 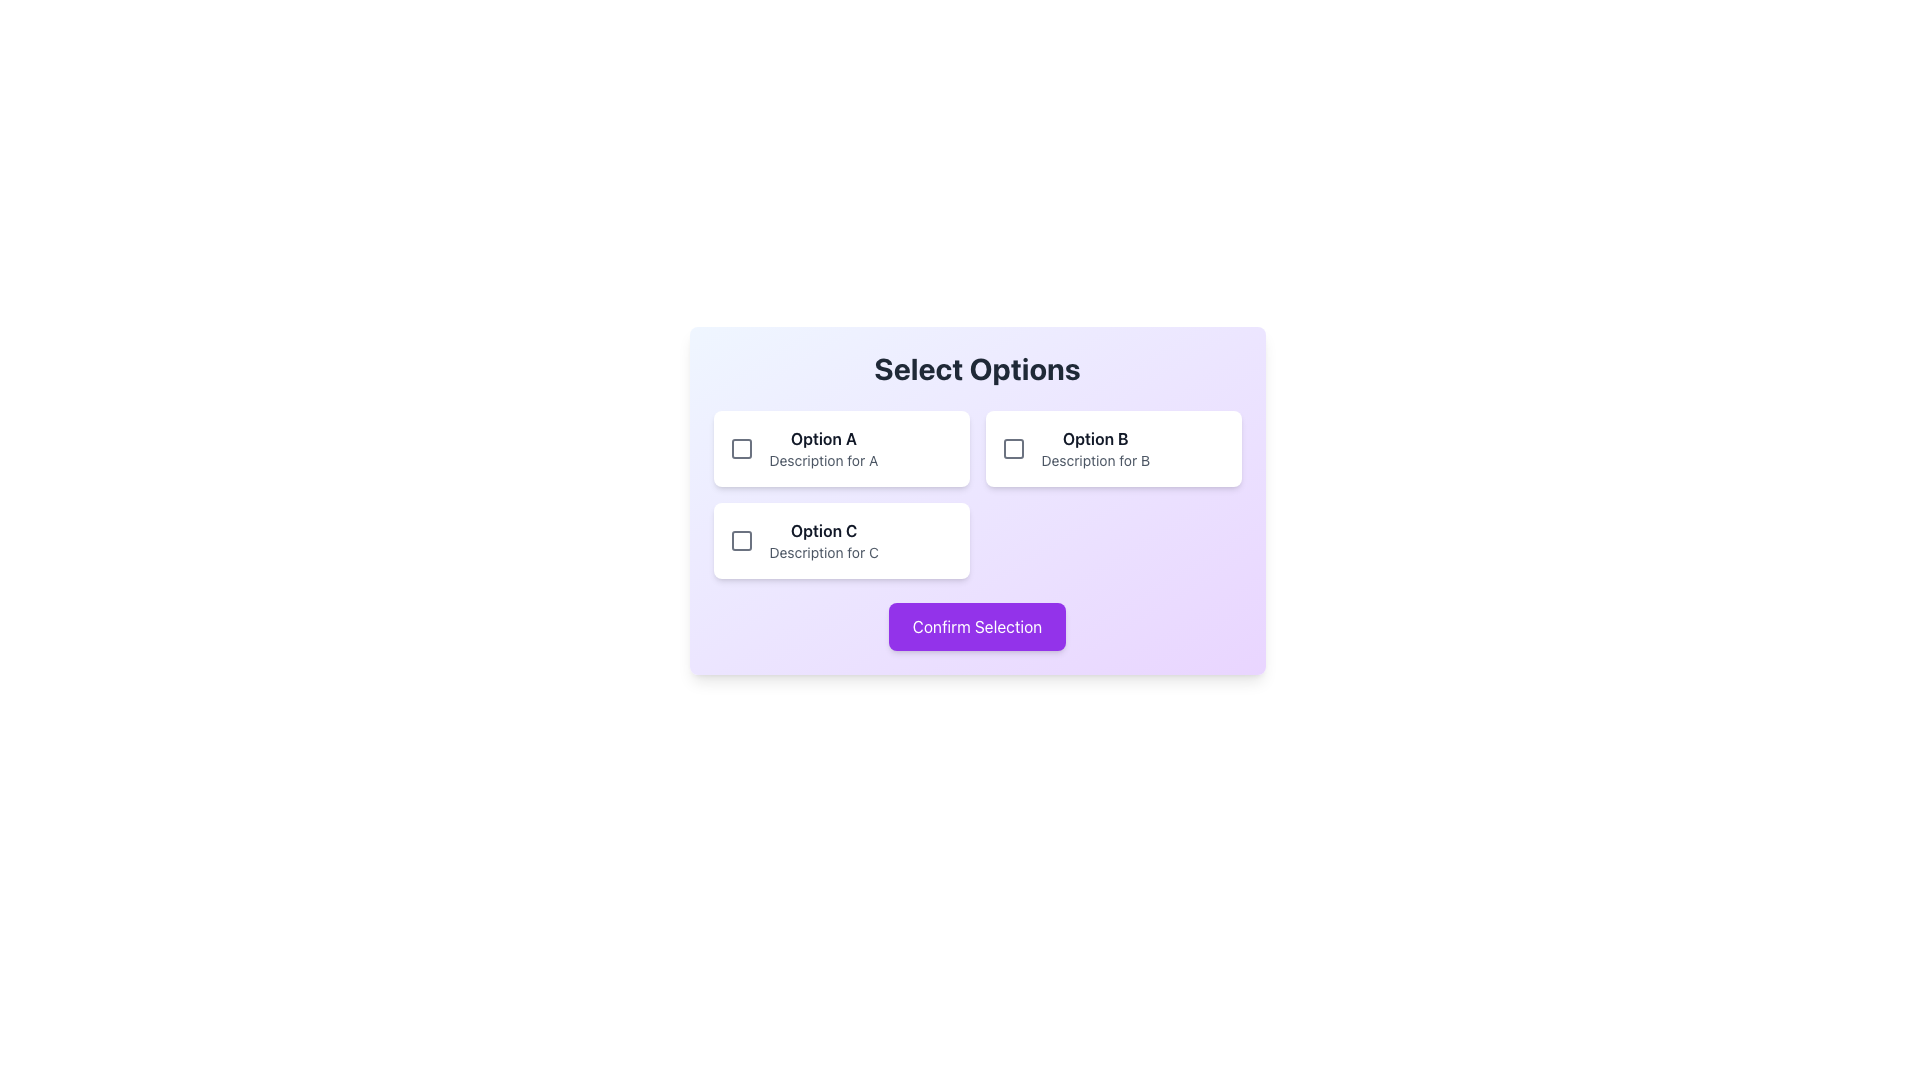 What do you see at coordinates (740, 540) in the screenshot?
I see `the checkbox for 'Option C'` at bounding box center [740, 540].